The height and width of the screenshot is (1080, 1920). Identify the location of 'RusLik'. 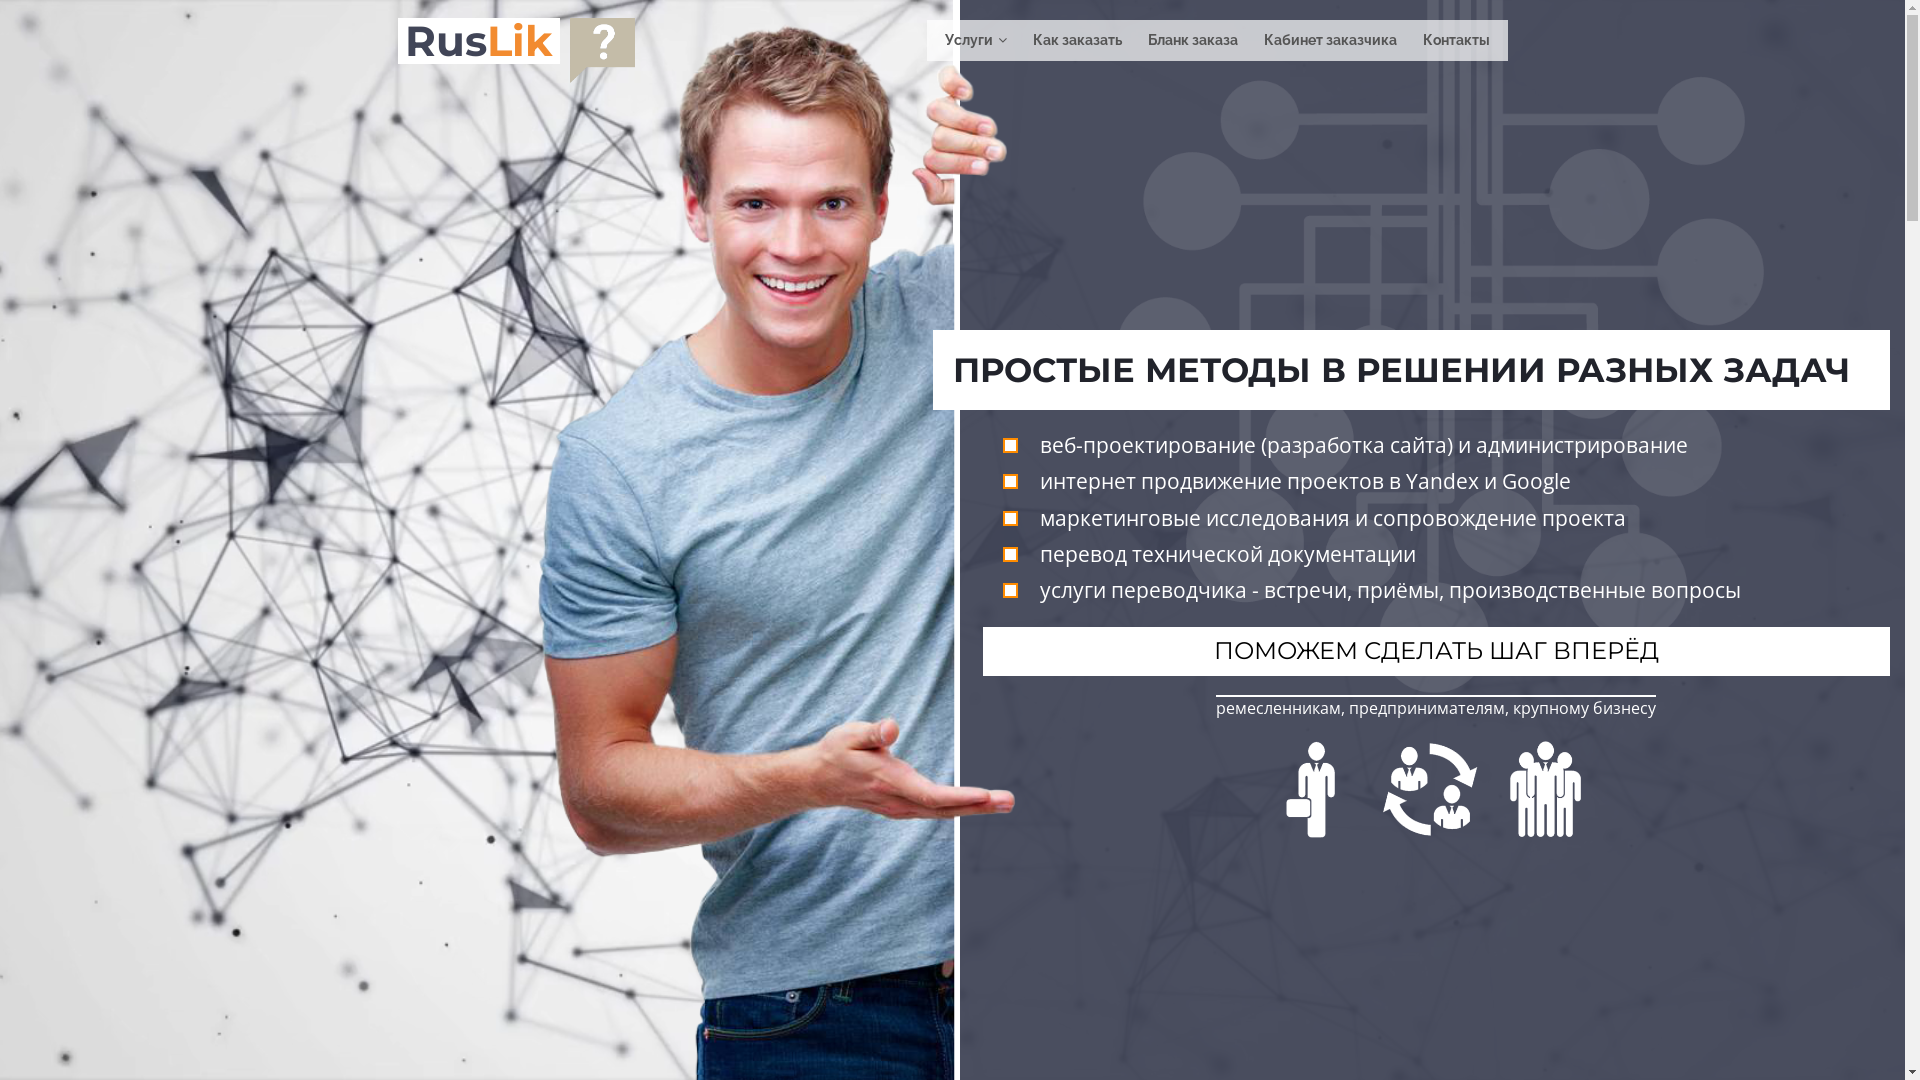
(477, 41).